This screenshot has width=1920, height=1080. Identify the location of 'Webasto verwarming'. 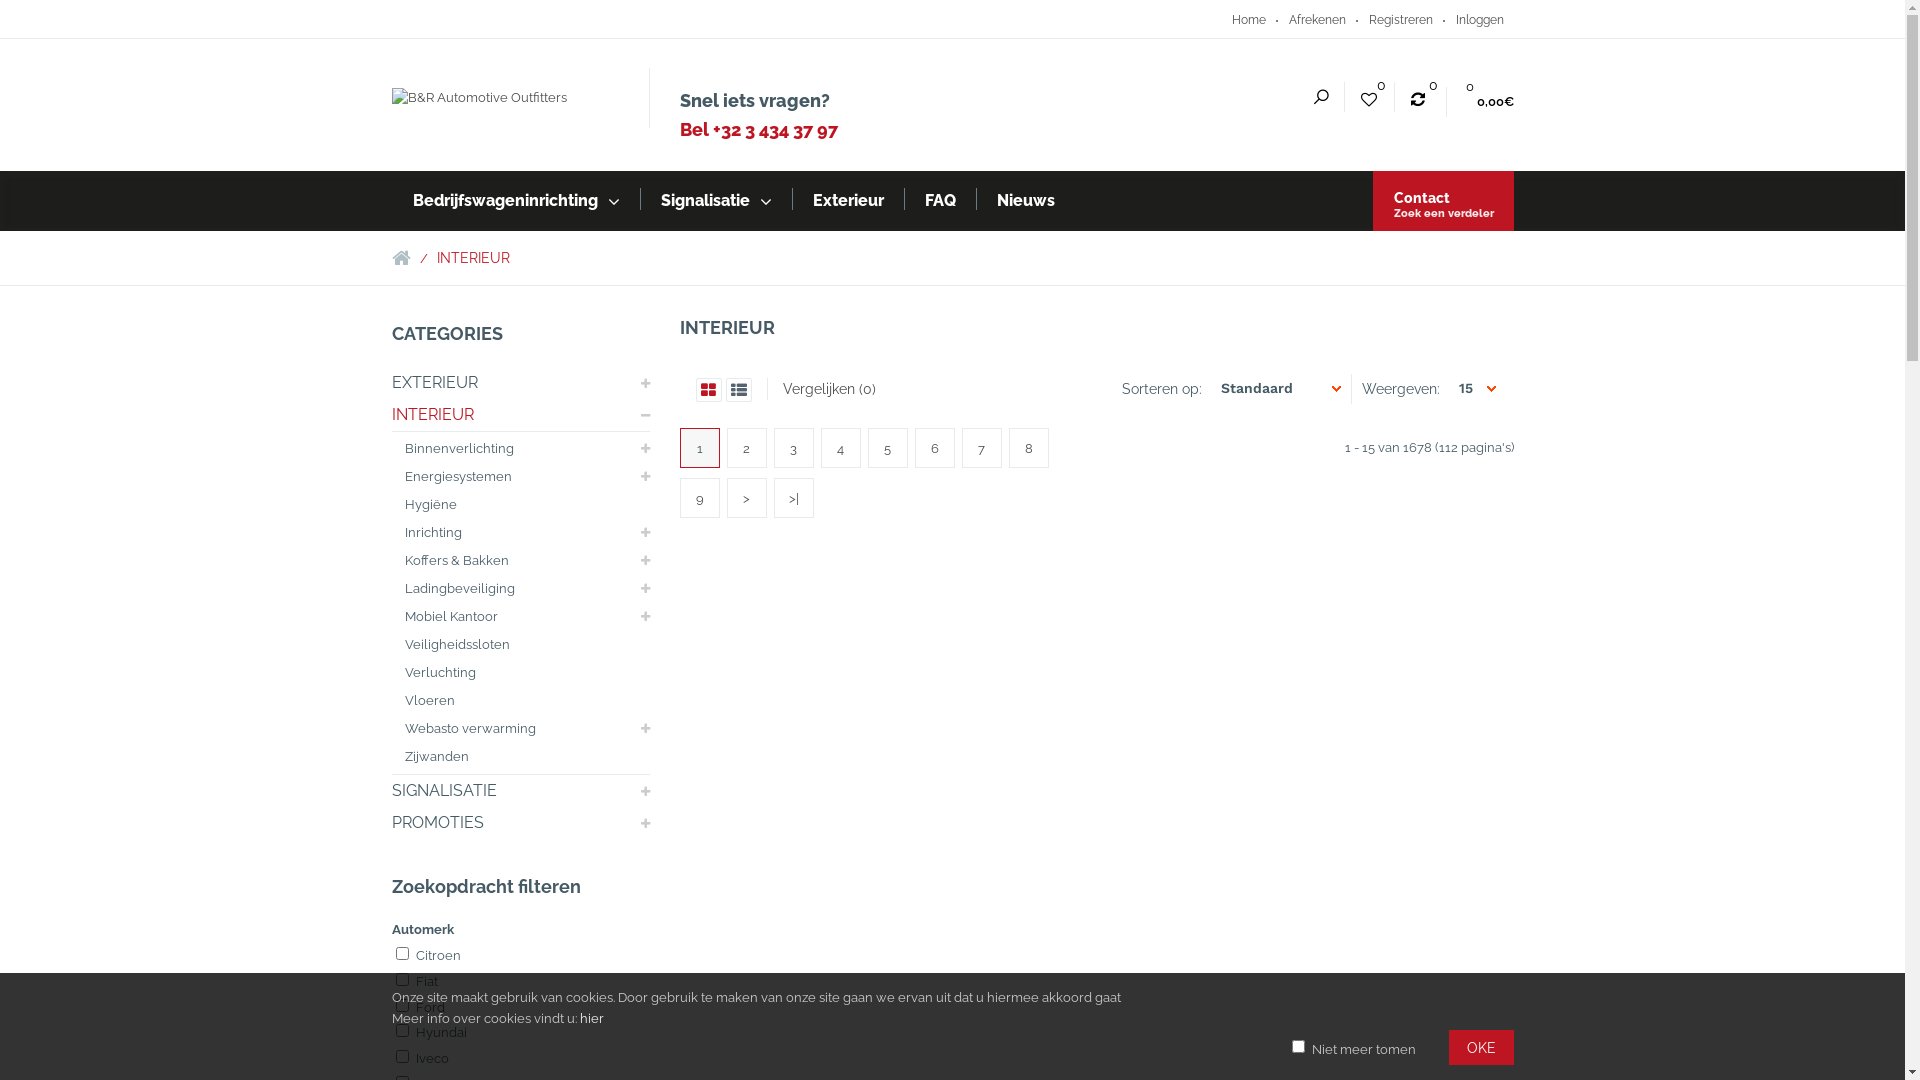
(468, 729).